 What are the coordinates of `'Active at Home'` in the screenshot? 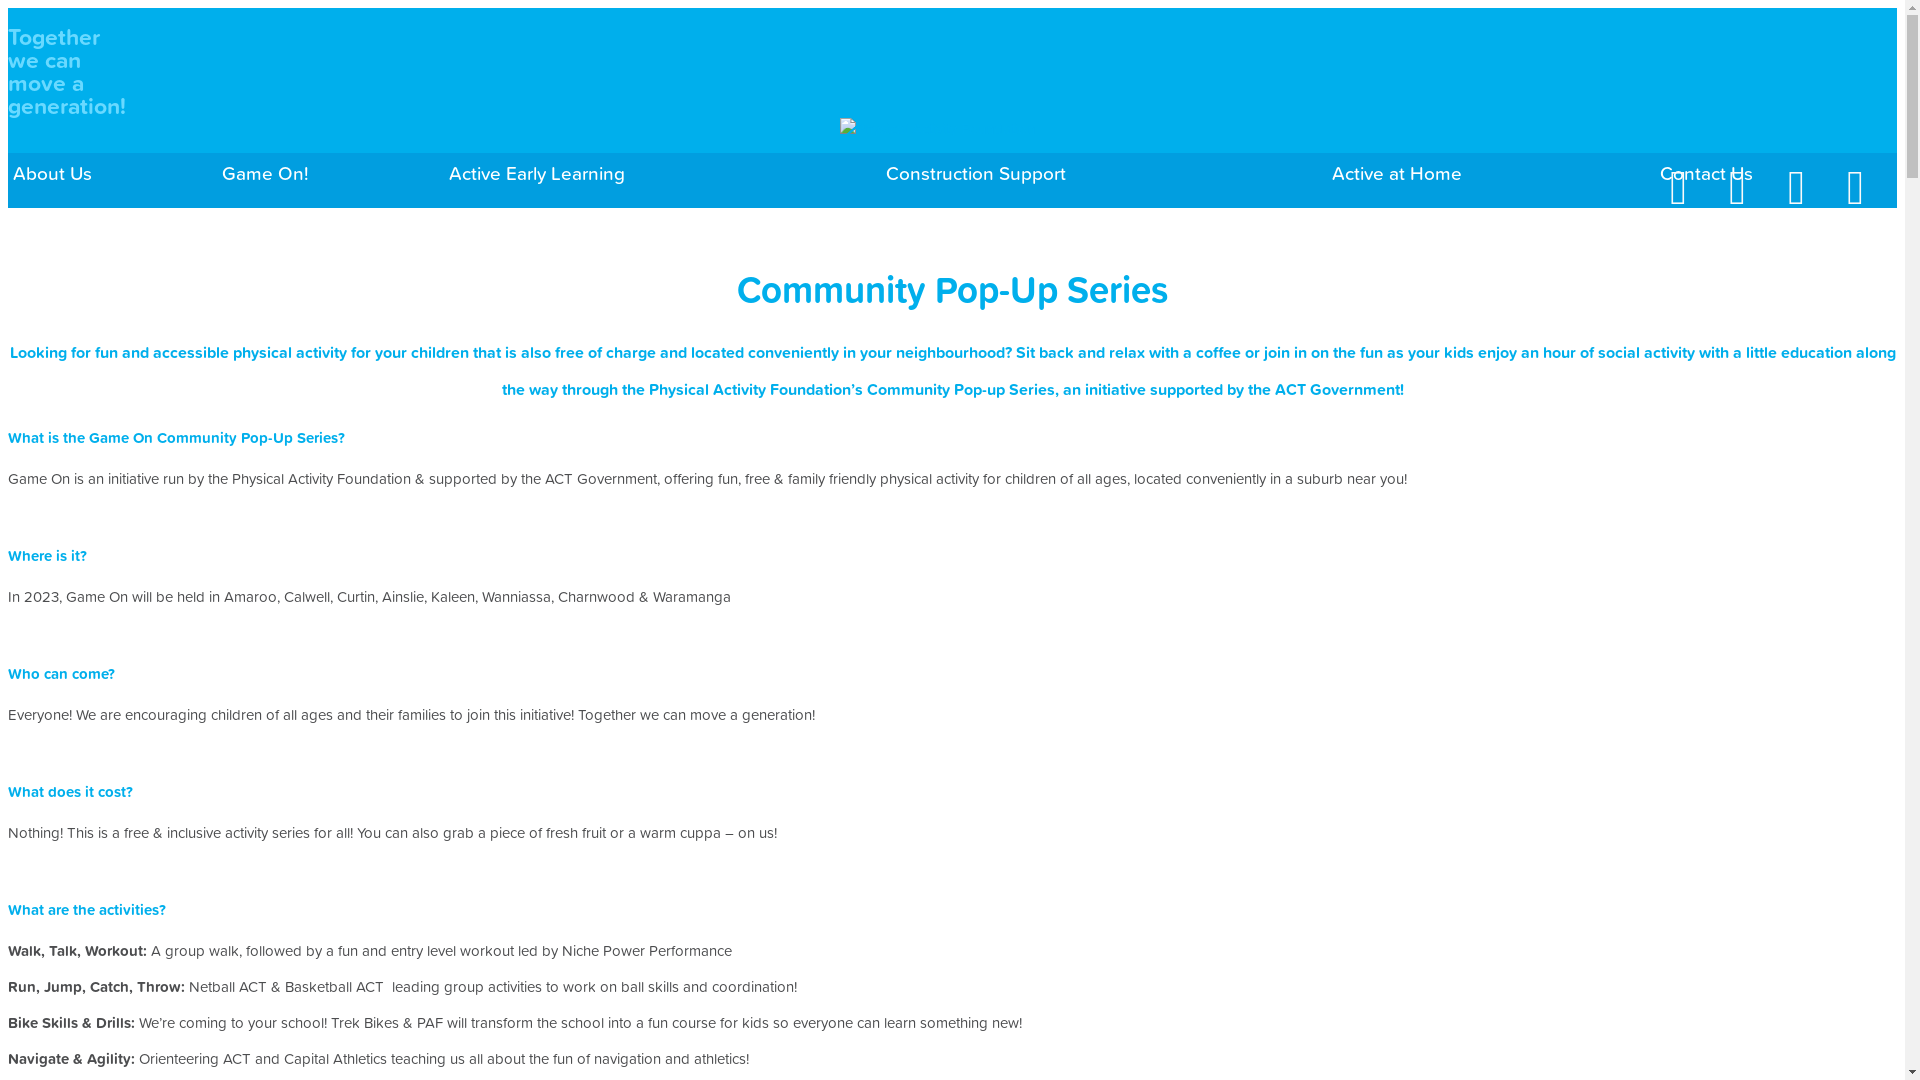 It's located at (1395, 172).